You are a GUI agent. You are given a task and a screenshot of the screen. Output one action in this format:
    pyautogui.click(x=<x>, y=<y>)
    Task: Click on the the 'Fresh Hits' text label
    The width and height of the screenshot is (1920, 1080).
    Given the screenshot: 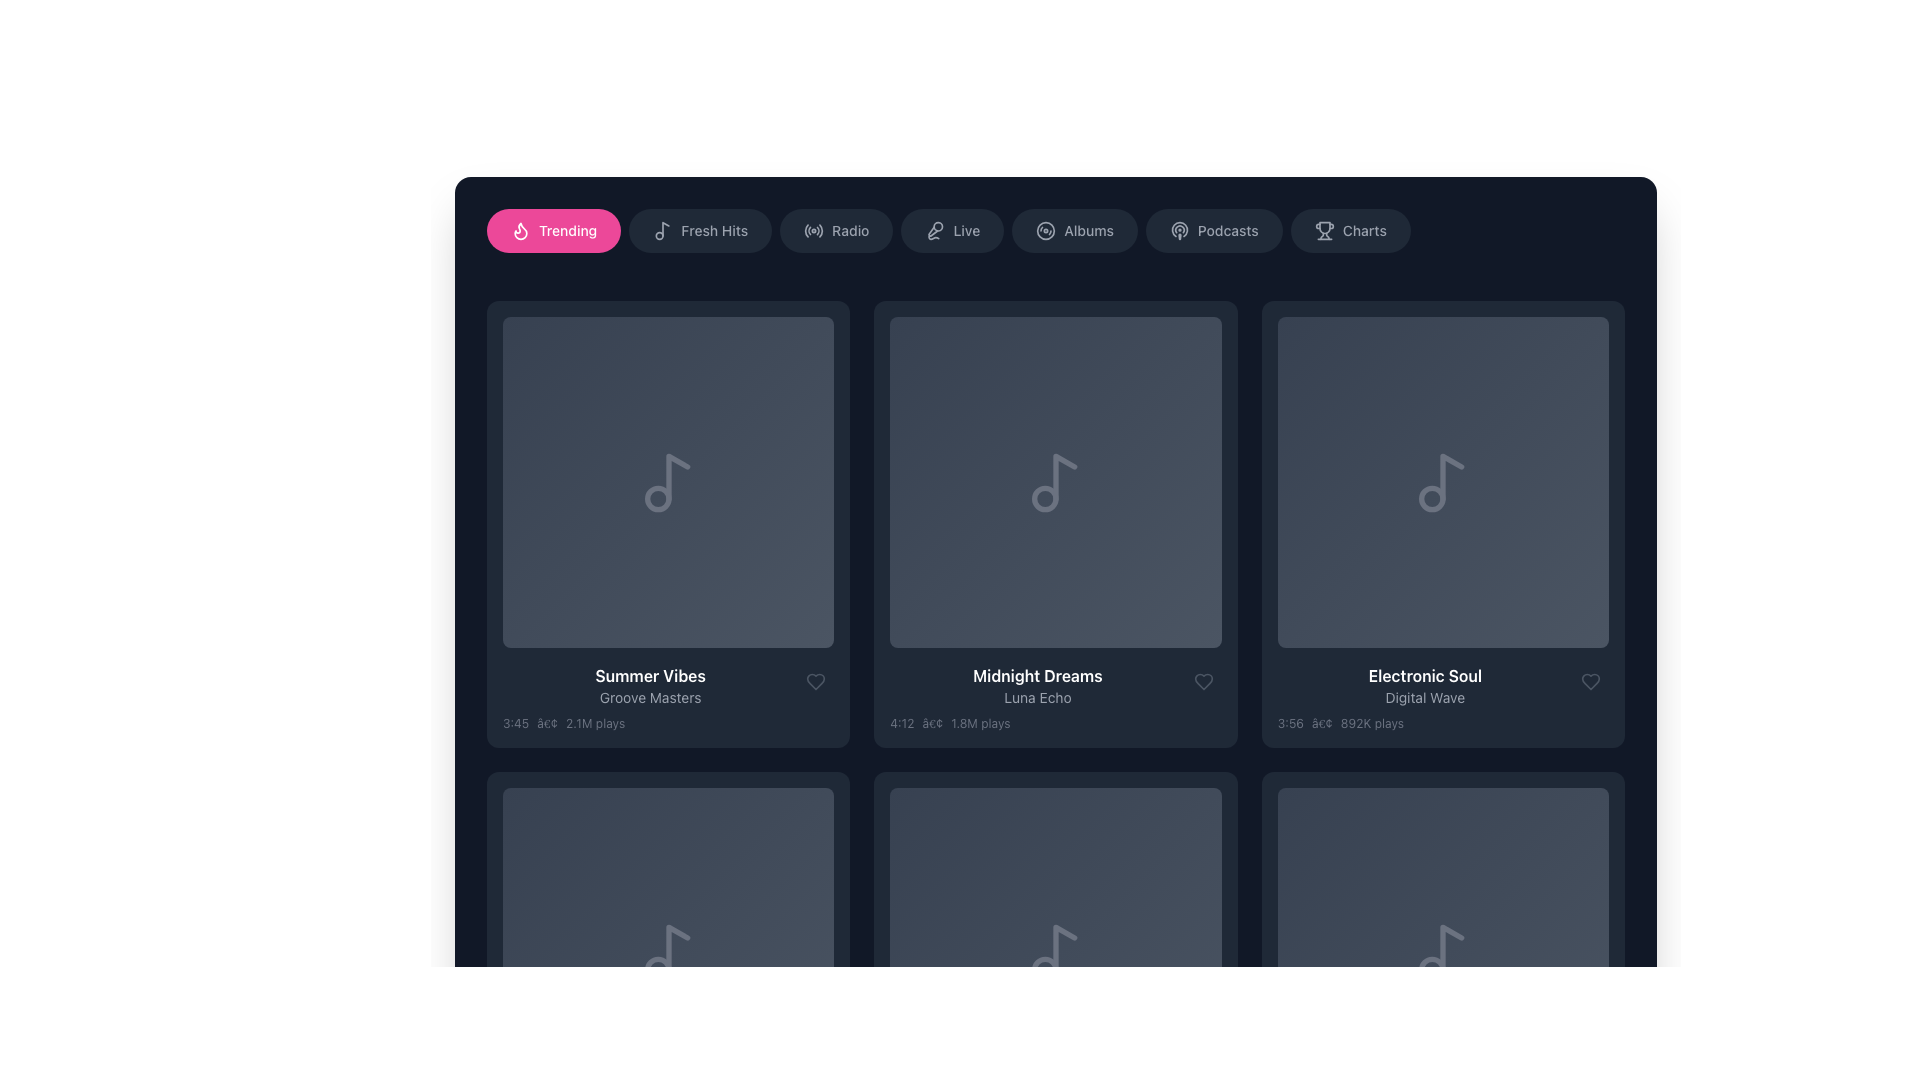 What is the action you would take?
    pyautogui.click(x=714, y=230)
    